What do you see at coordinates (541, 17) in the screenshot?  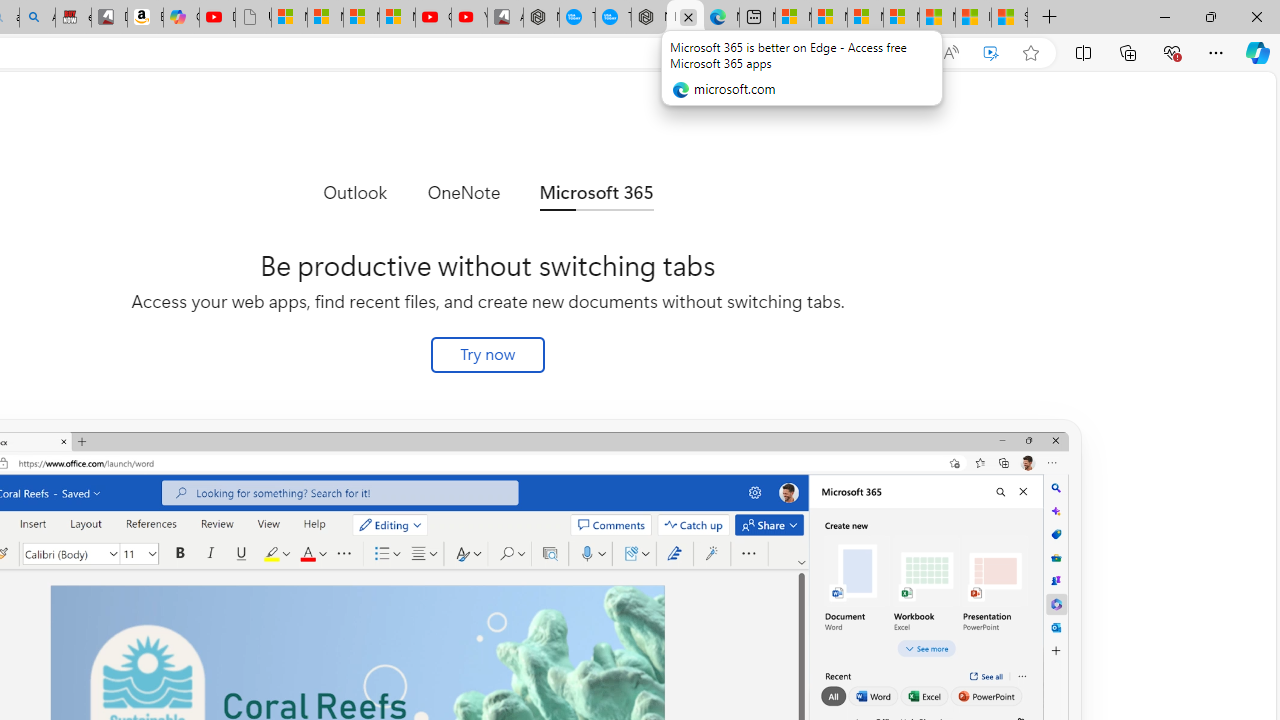 I see `'Nordace - My Account'` at bounding box center [541, 17].